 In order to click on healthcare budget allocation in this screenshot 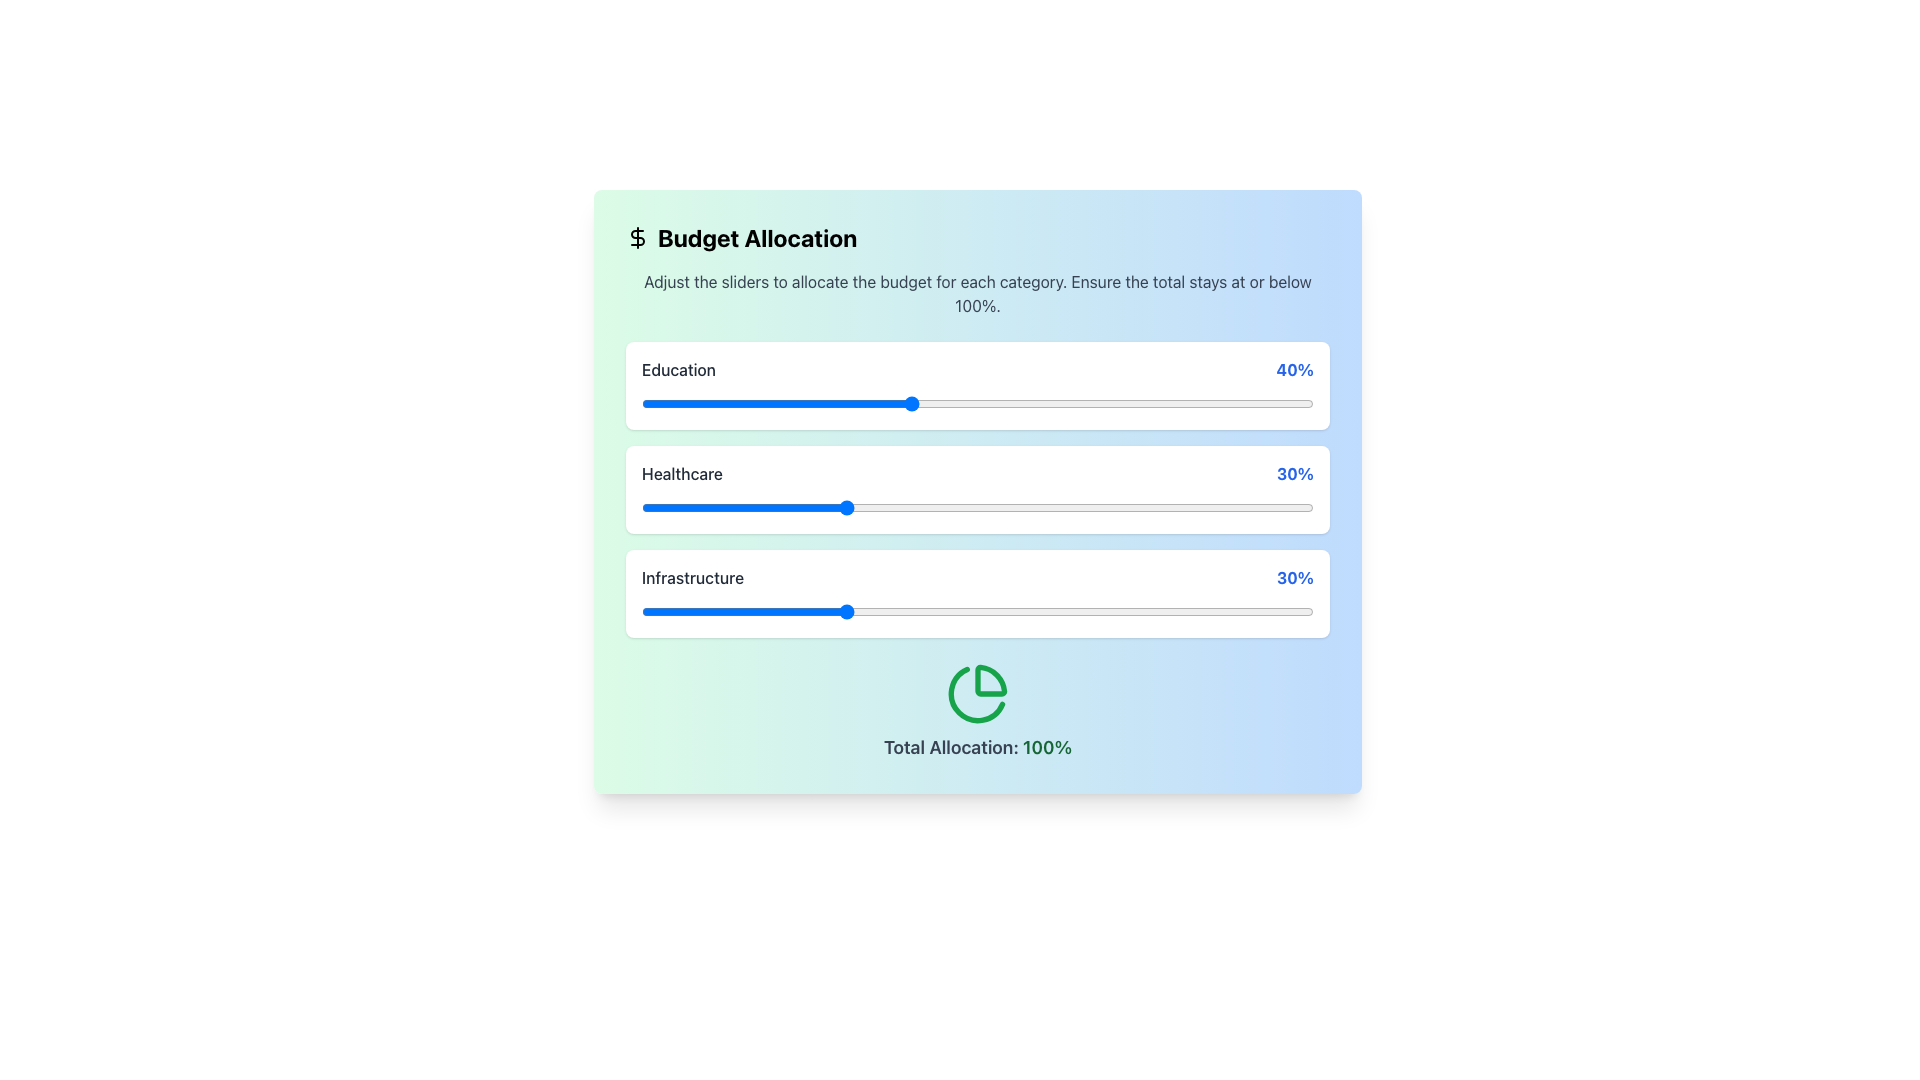, I will do `click(870, 507)`.